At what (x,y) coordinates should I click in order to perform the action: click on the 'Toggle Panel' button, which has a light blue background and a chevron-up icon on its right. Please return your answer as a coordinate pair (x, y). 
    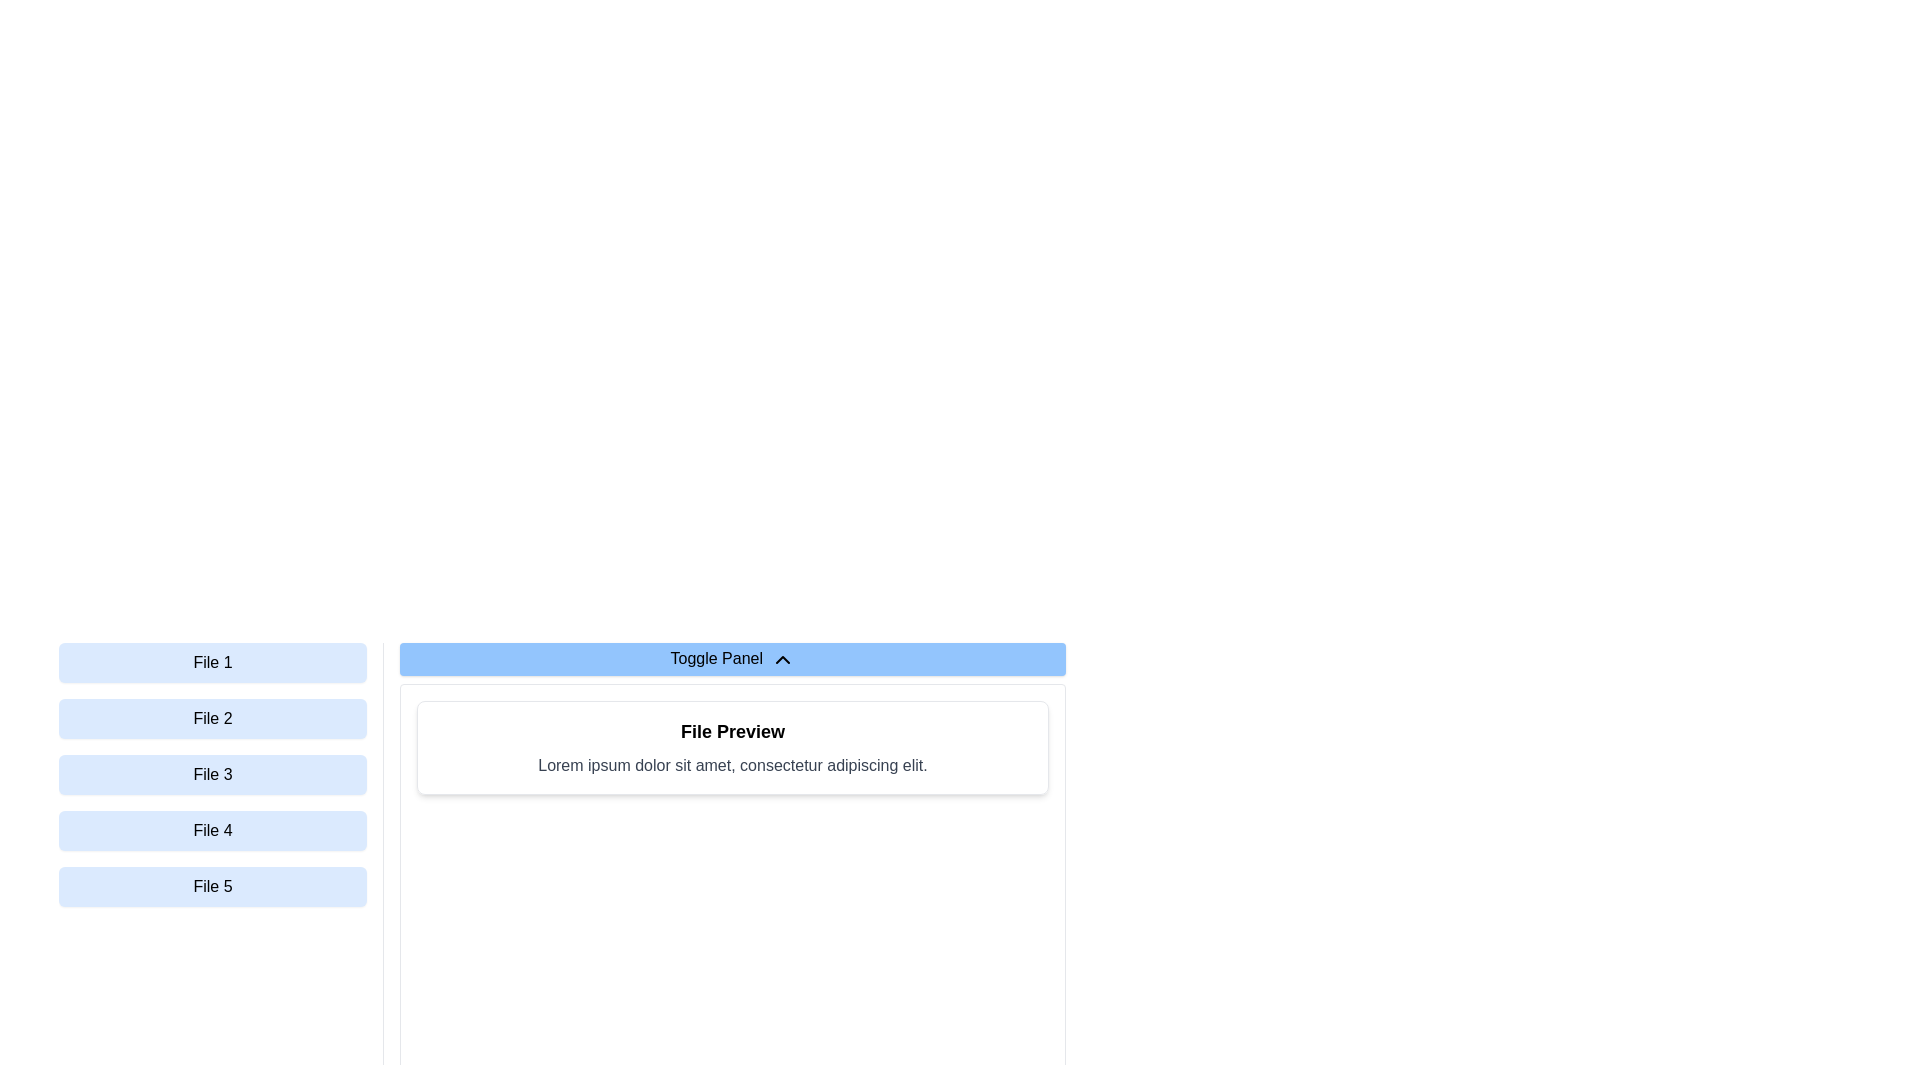
    Looking at the image, I should click on (732, 659).